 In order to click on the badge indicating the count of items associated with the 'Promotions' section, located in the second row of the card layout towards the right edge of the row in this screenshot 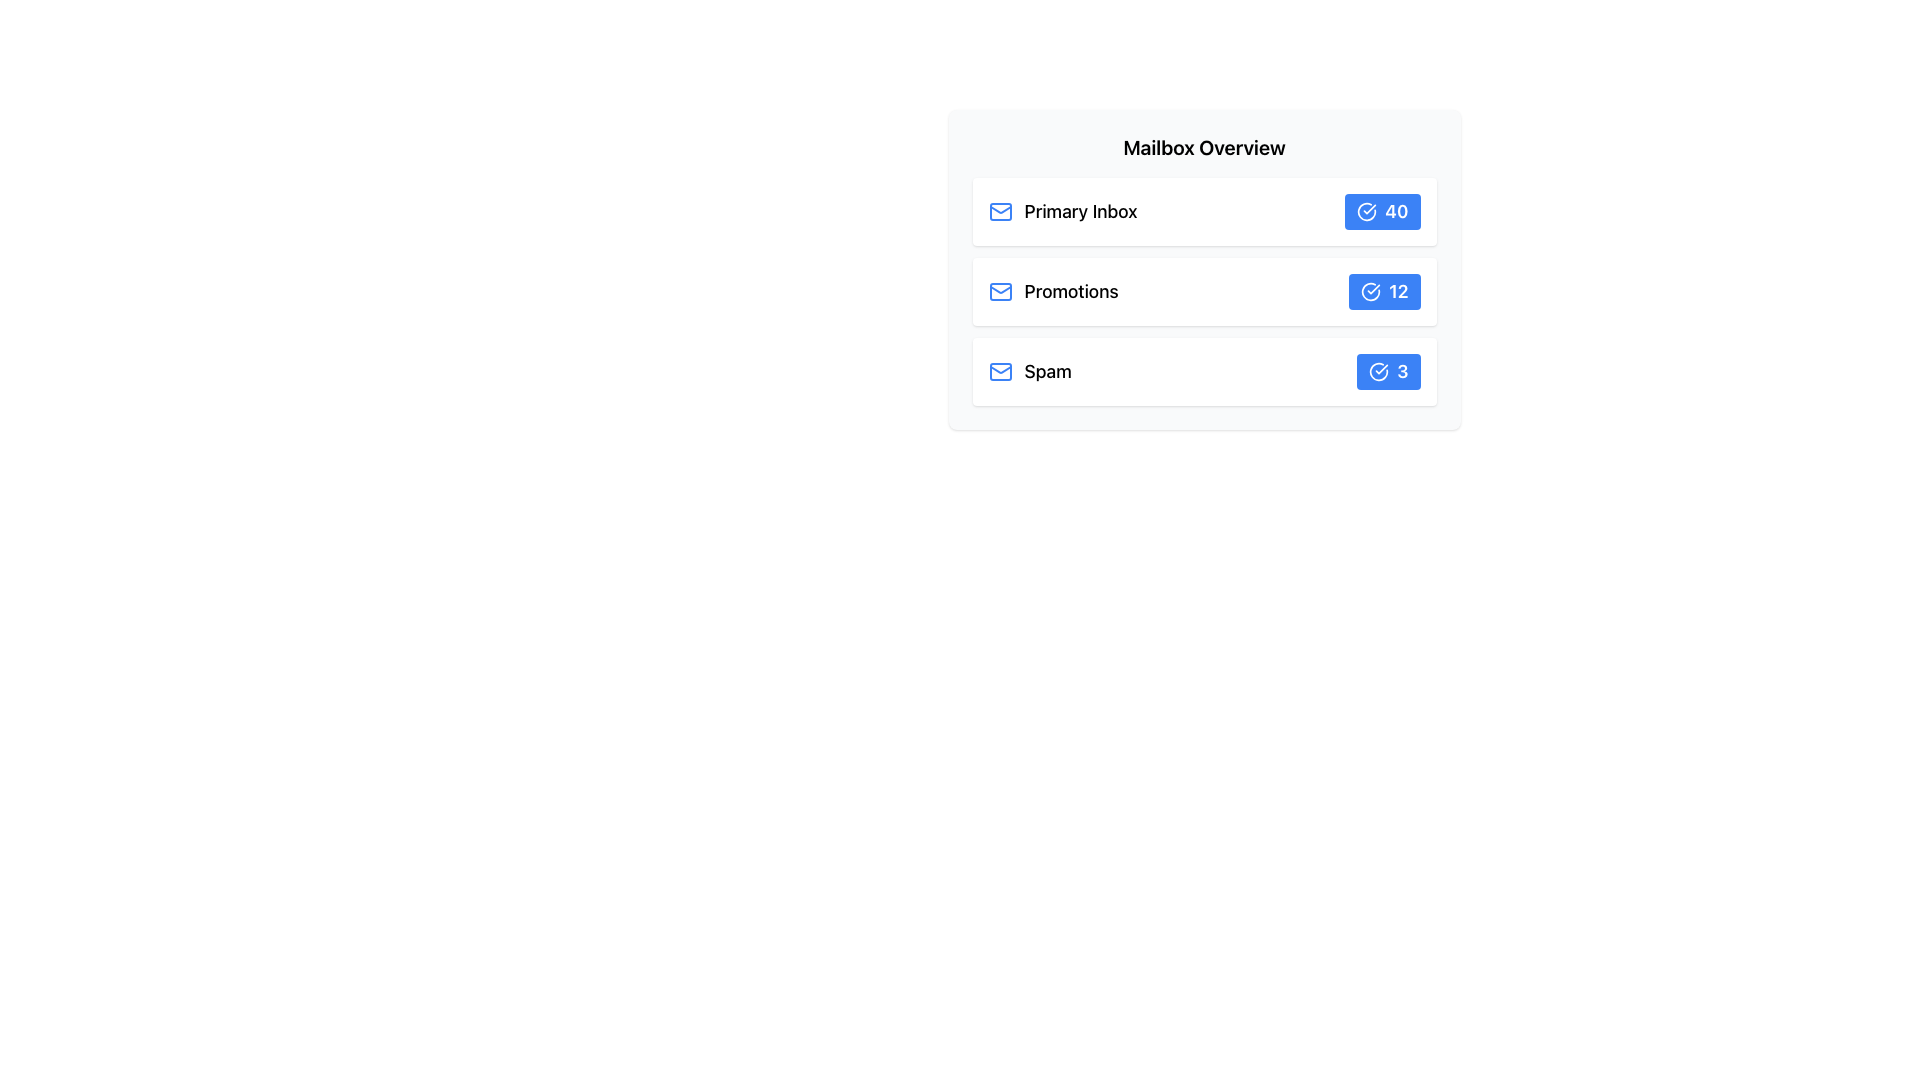, I will do `click(1383, 292)`.